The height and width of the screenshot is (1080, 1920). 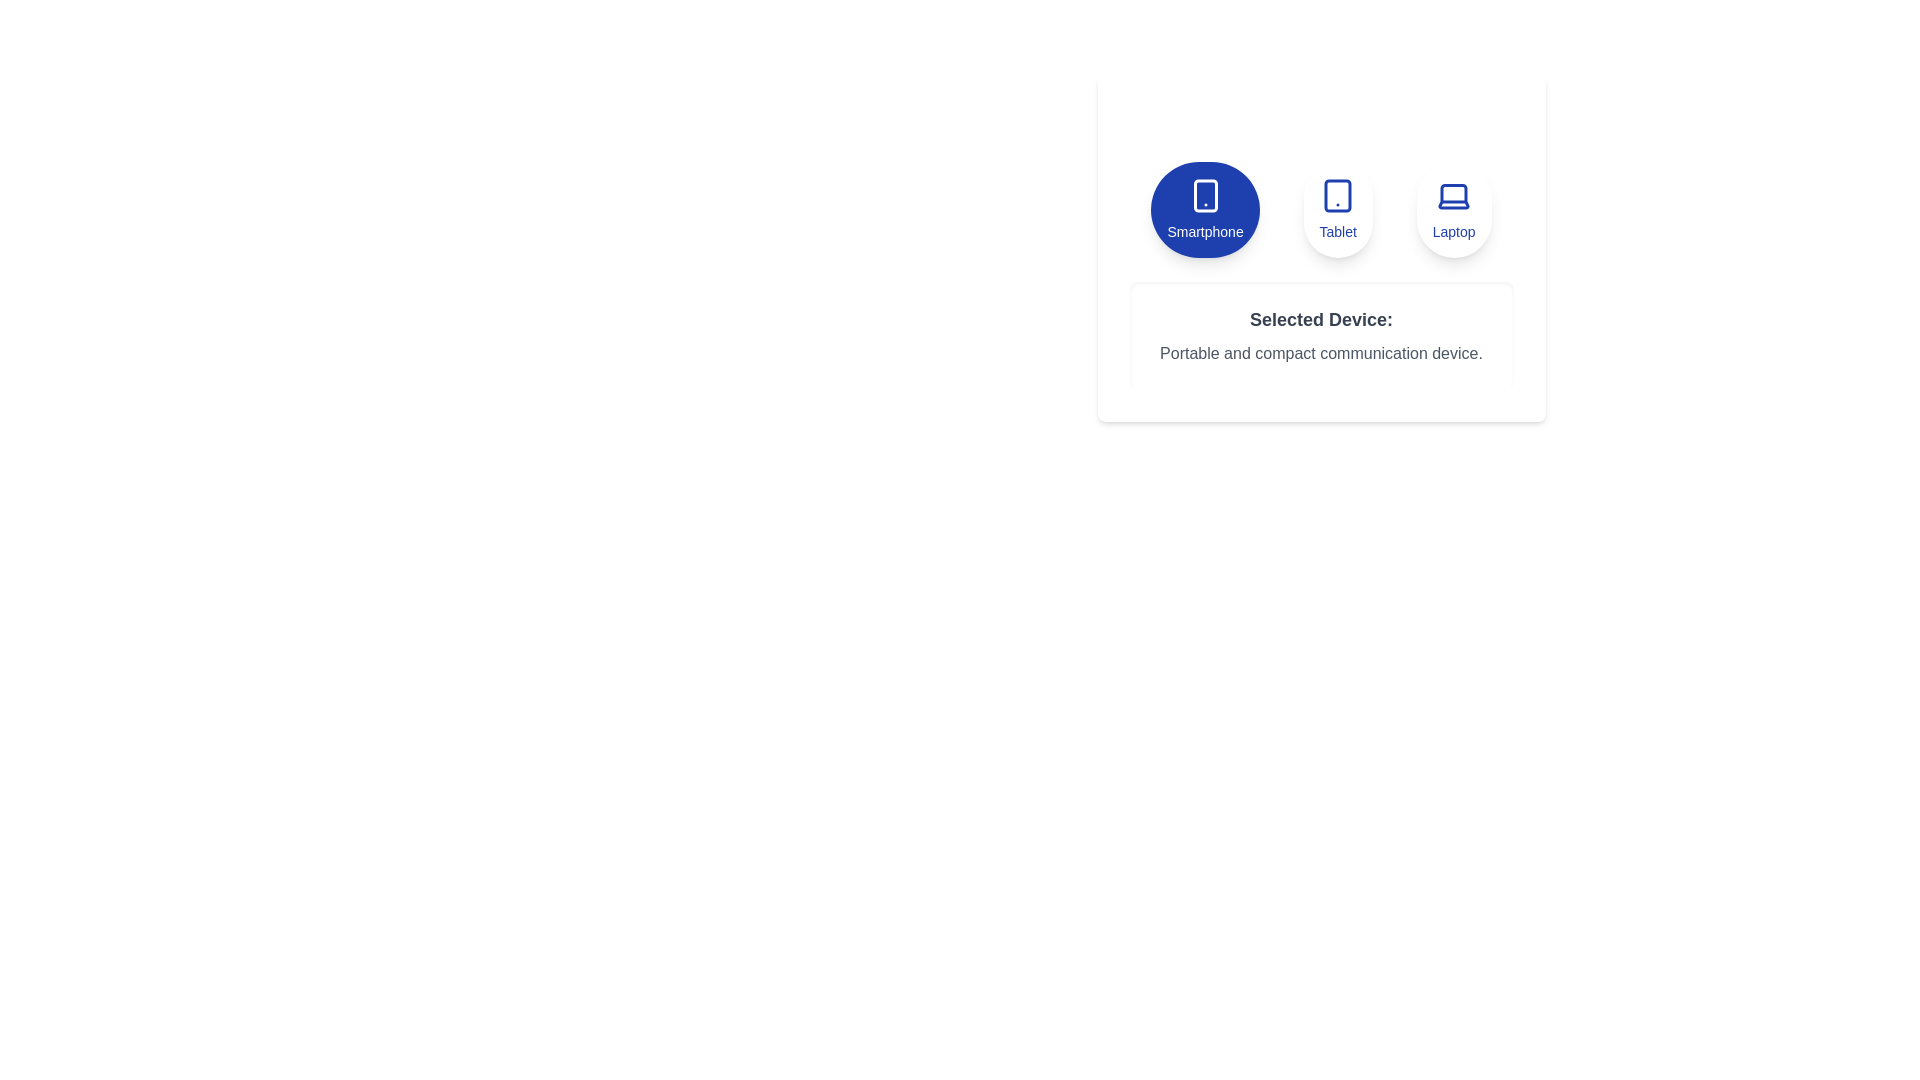 I want to click on the device Smartphone by clicking the corresponding button, so click(x=1204, y=209).